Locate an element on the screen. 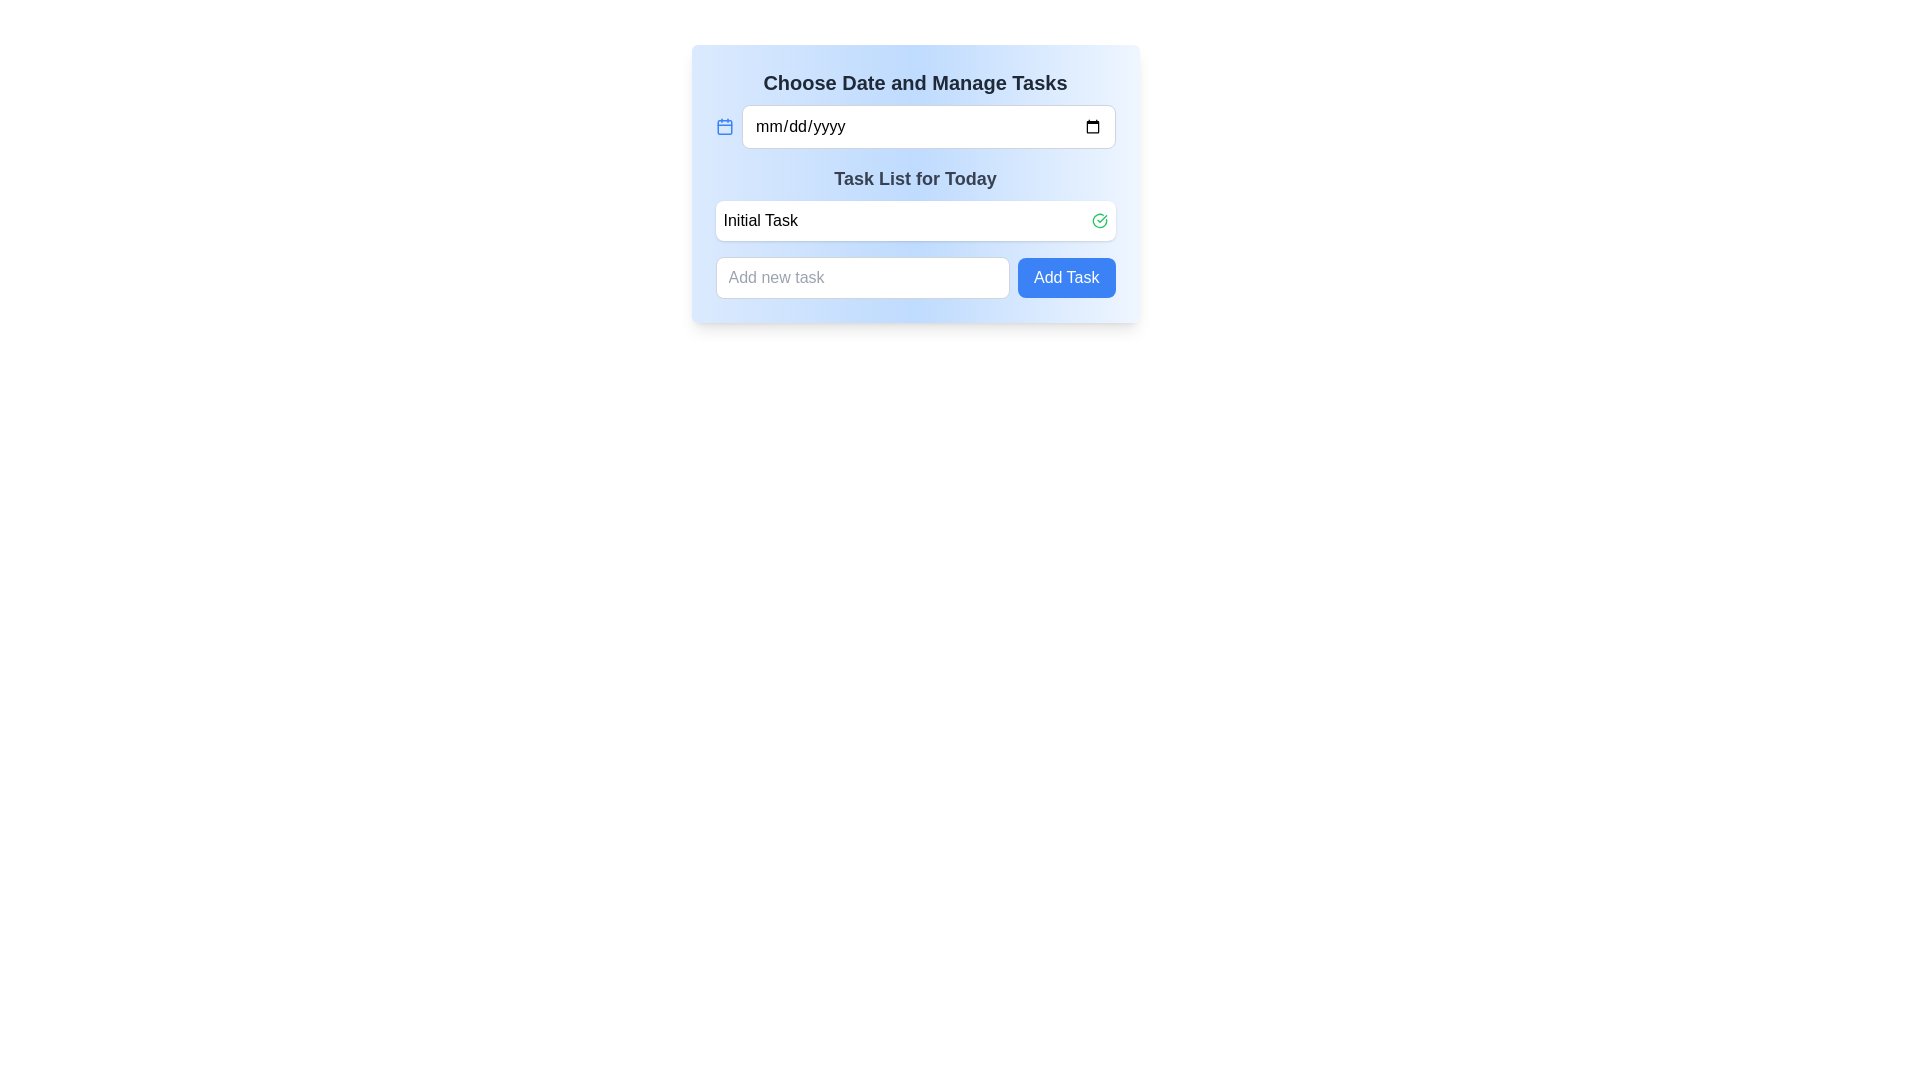 The image size is (1920, 1080). the calendar icon located in the top-left corner of the section is located at coordinates (723, 127).